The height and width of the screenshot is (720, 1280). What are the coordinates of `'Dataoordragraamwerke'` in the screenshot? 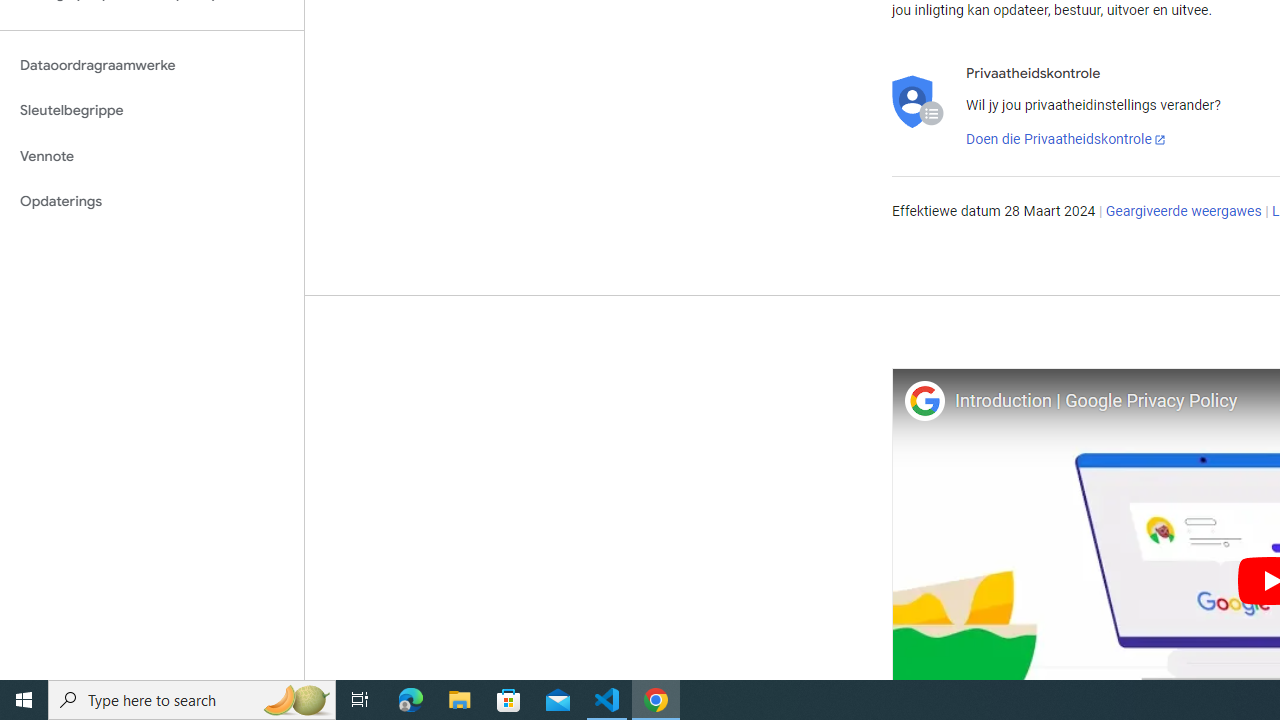 It's located at (151, 64).